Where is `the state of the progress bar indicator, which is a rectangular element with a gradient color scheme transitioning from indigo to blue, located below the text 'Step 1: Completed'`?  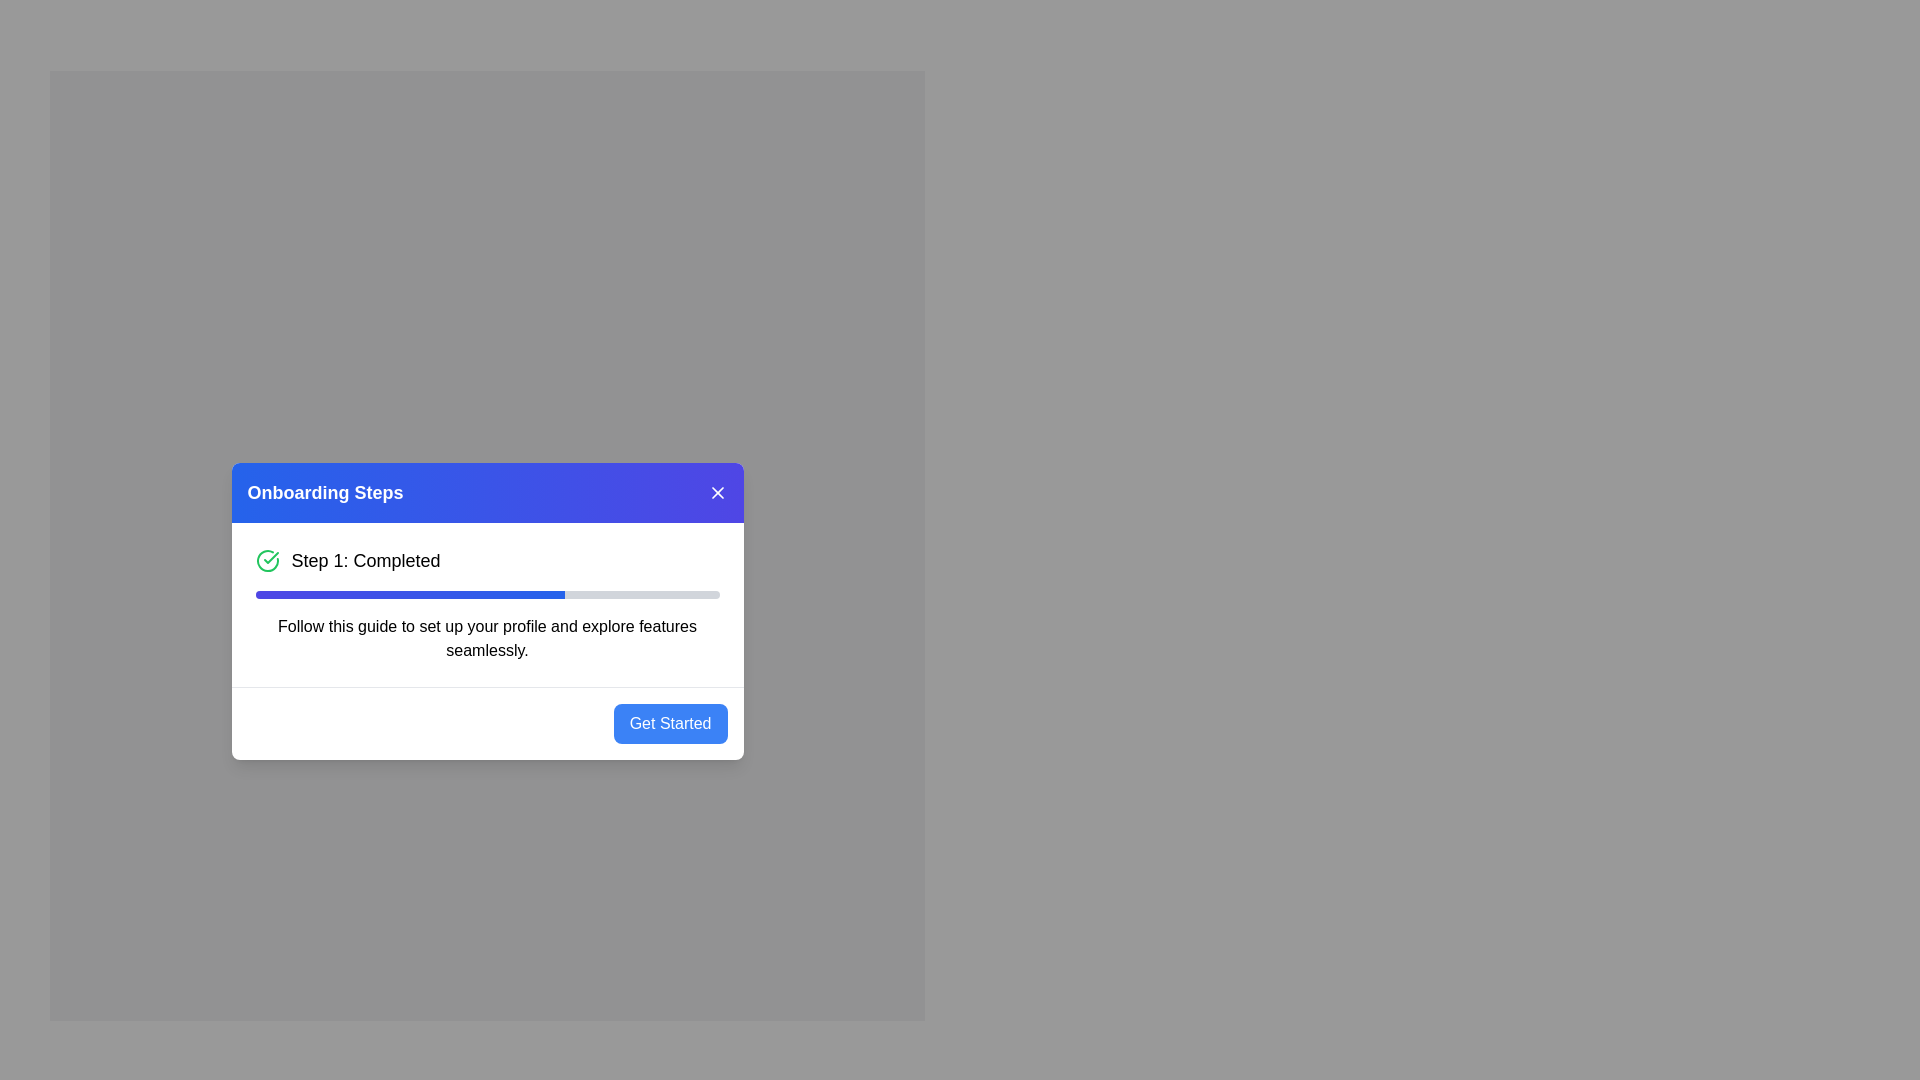 the state of the progress bar indicator, which is a rectangular element with a gradient color scheme transitioning from indigo to blue, located below the text 'Step 1: Completed' is located at coordinates (409, 593).